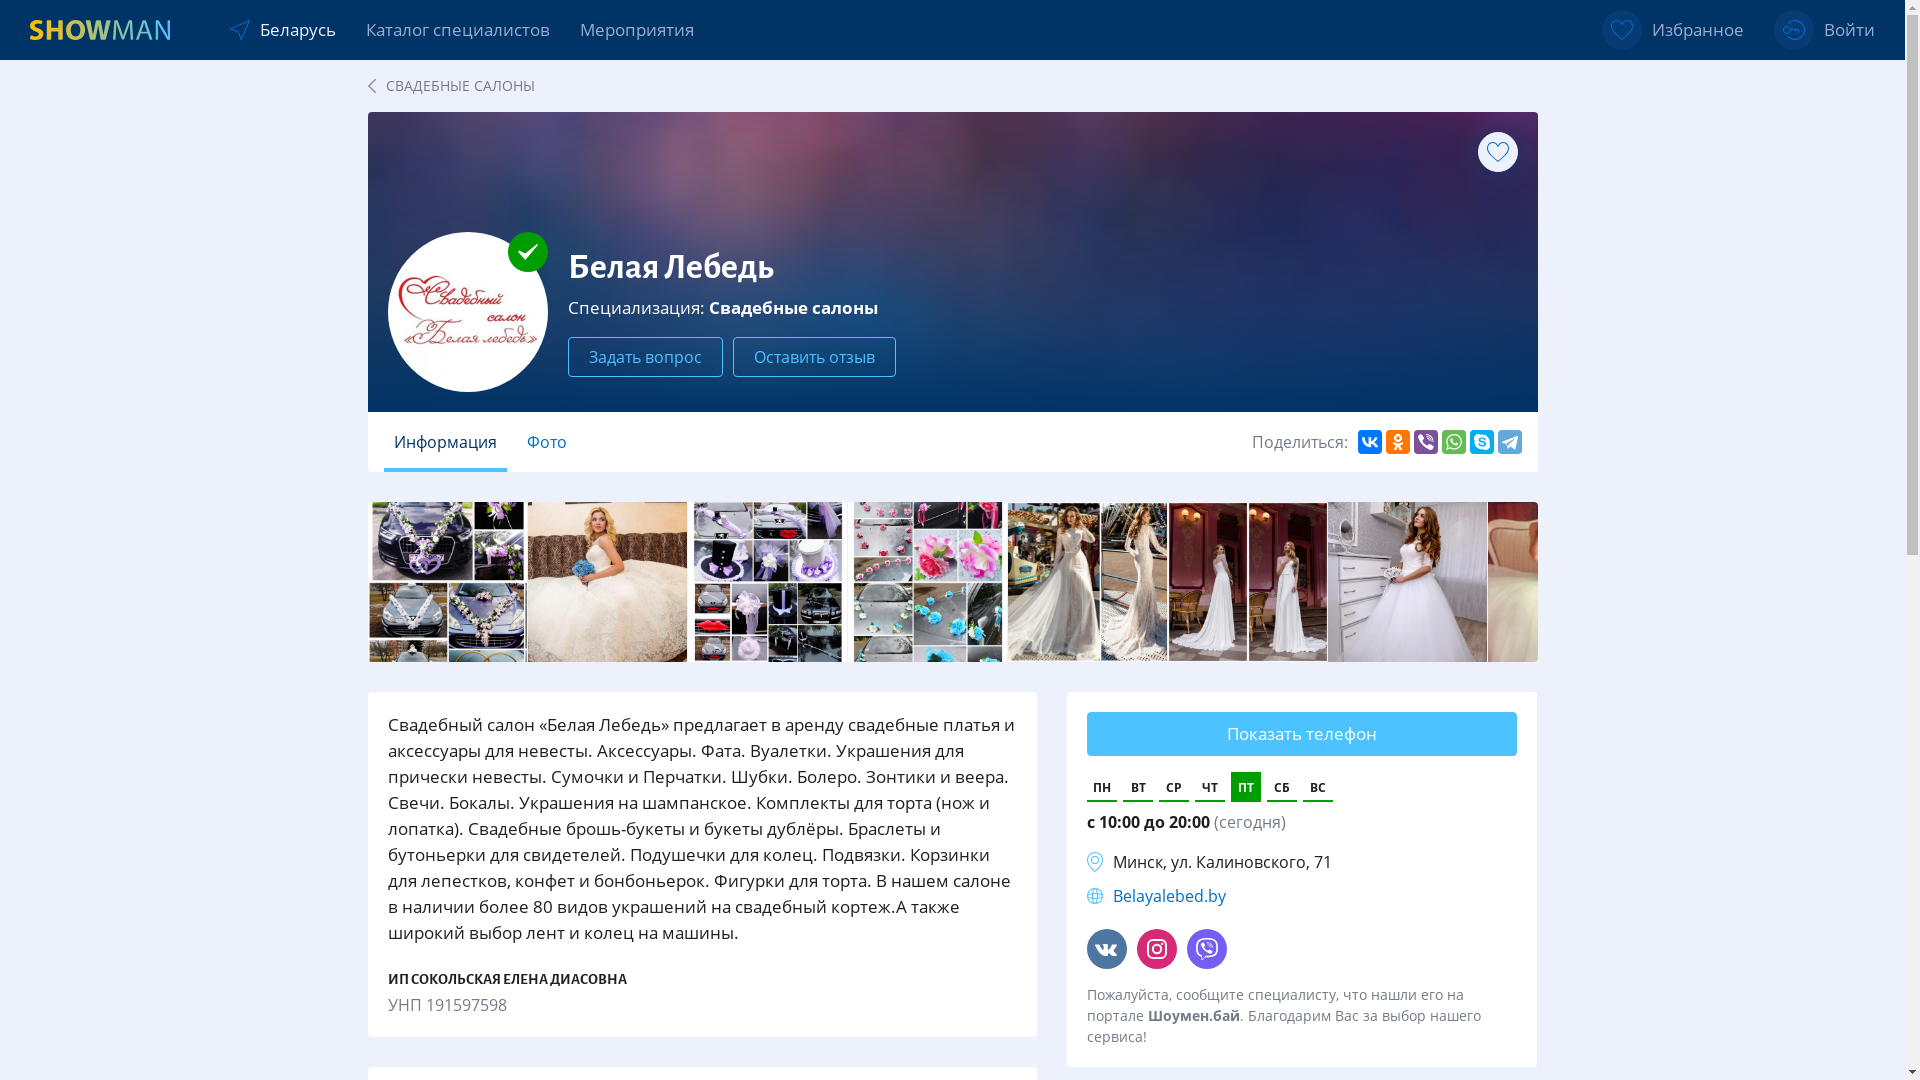 This screenshot has width=1920, height=1080. Describe the element at coordinates (1169, 894) in the screenshot. I see `'Belayalebed.by'` at that location.